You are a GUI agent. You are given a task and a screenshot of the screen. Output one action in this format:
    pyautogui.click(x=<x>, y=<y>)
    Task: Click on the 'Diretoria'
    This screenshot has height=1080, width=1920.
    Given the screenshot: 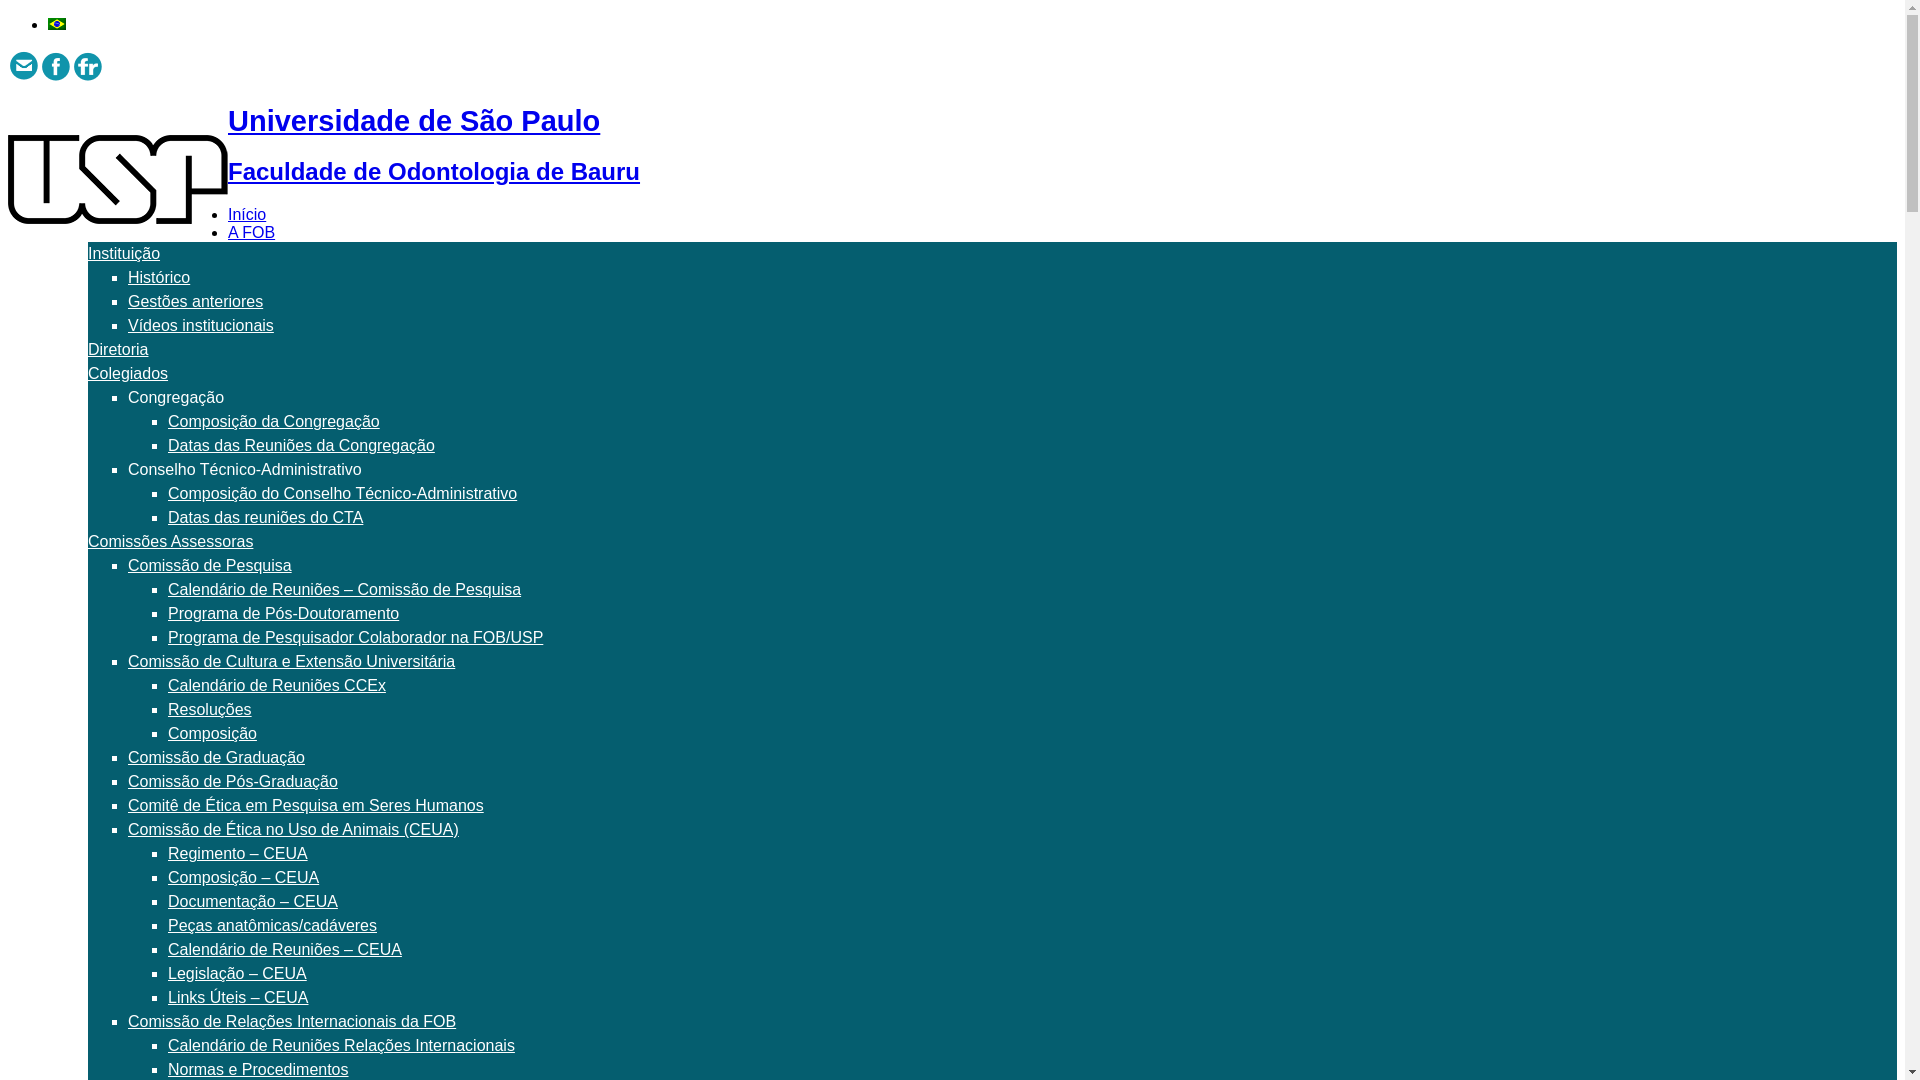 What is the action you would take?
    pyautogui.click(x=117, y=348)
    